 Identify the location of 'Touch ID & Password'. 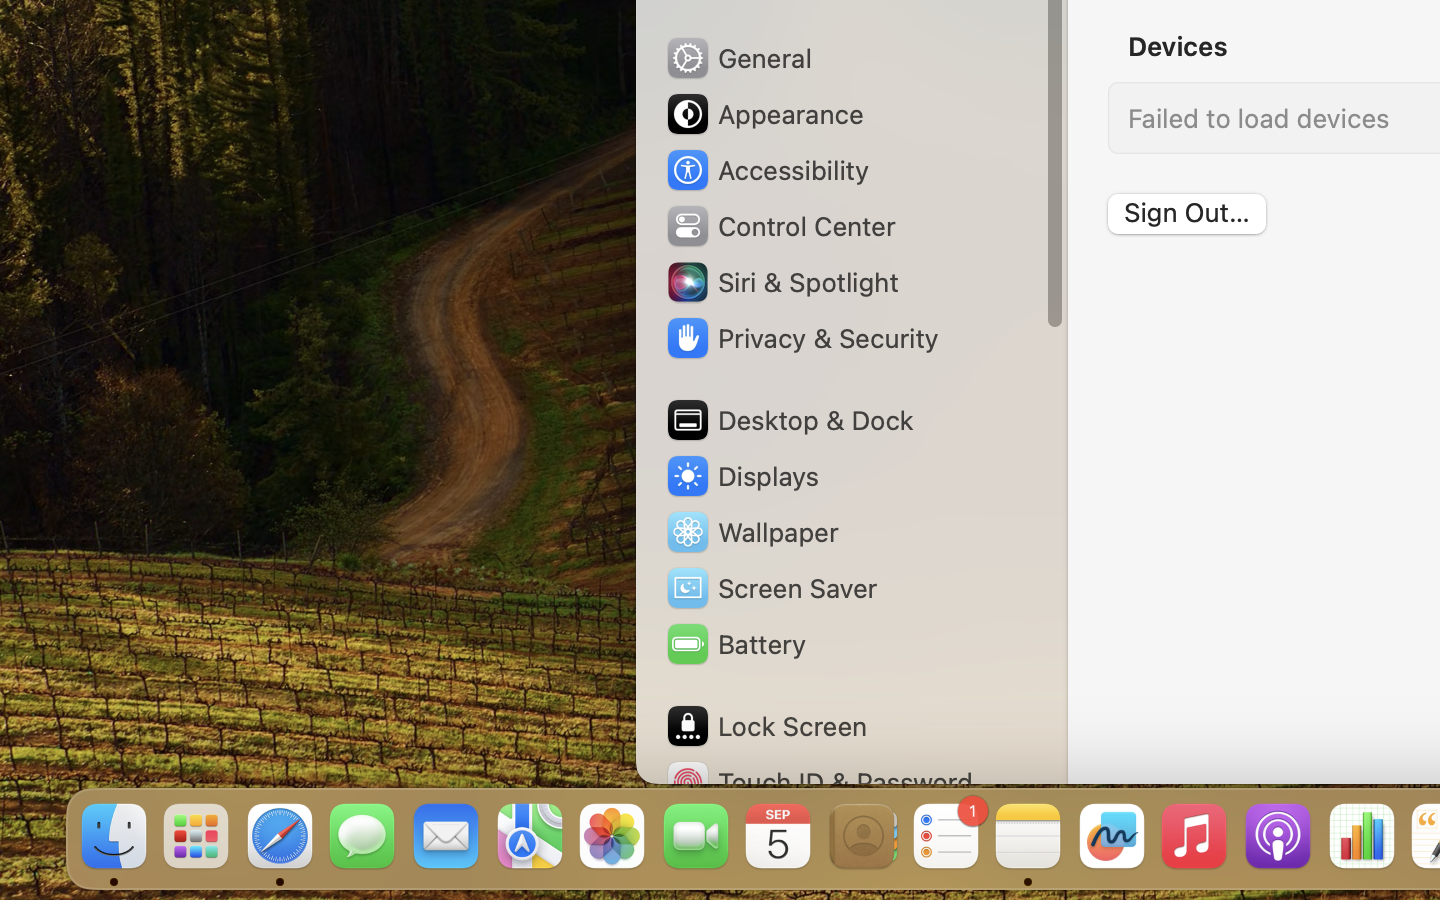
(819, 781).